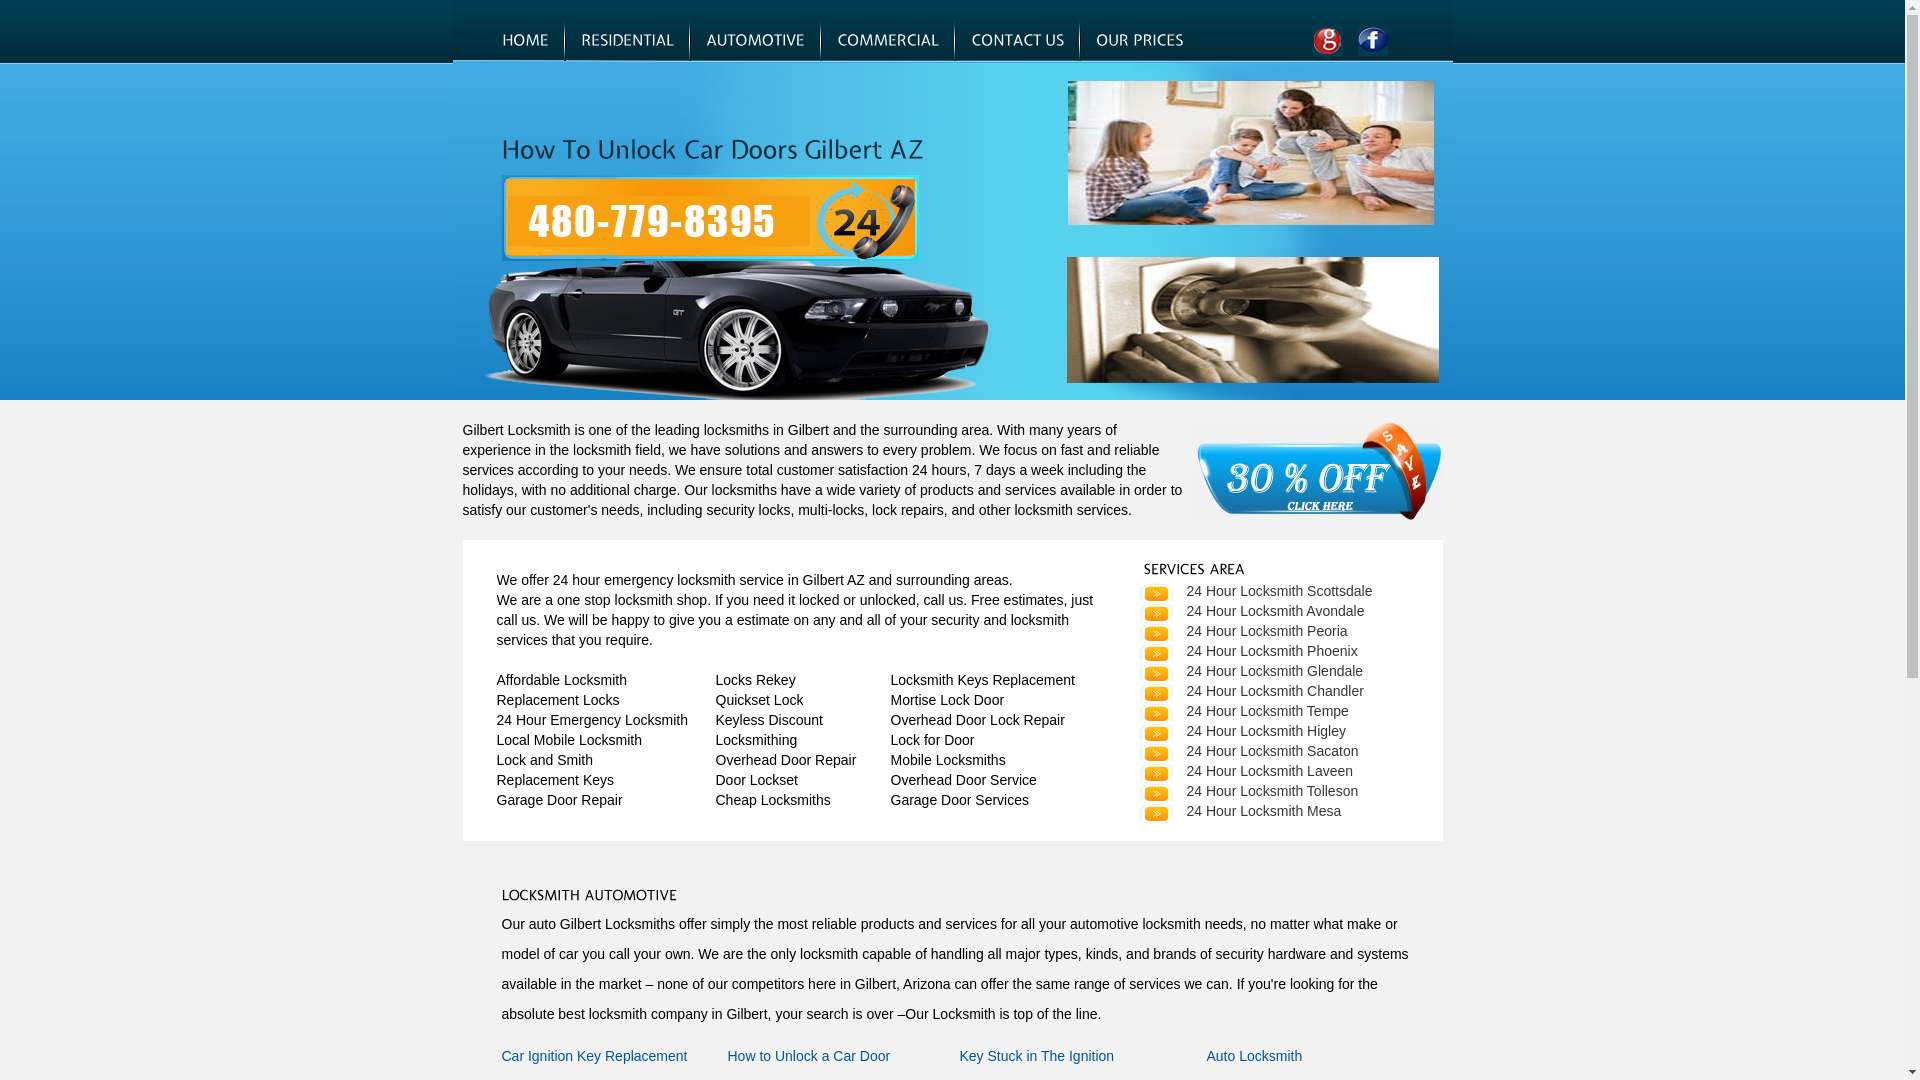 The height and width of the screenshot is (1080, 1920). Describe the element at coordinates (930, 740) in the screenshot. I see `'Lock for Door'` at that location.